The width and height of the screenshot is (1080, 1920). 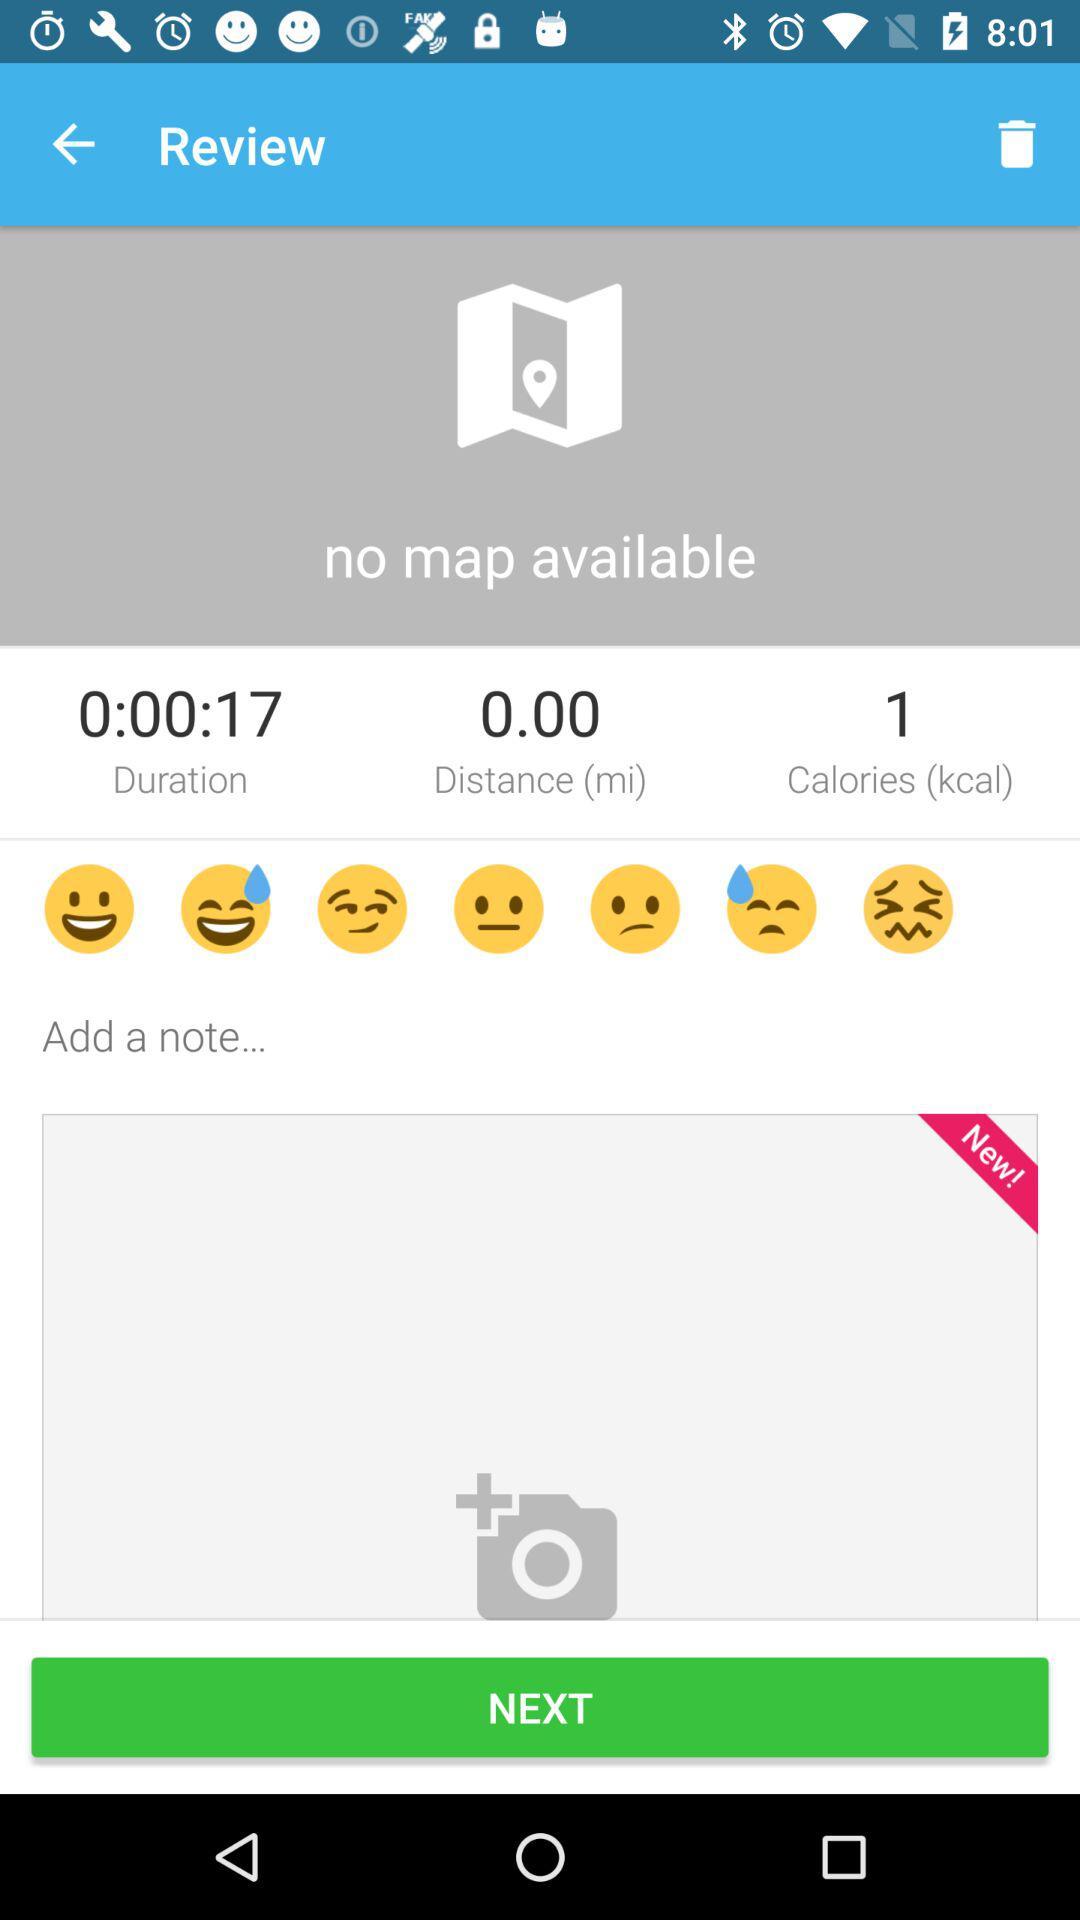 What do you see at coordinates (540, 1542) in the screenshot?
I see `camera icon` at bounding box center [540, 1542].